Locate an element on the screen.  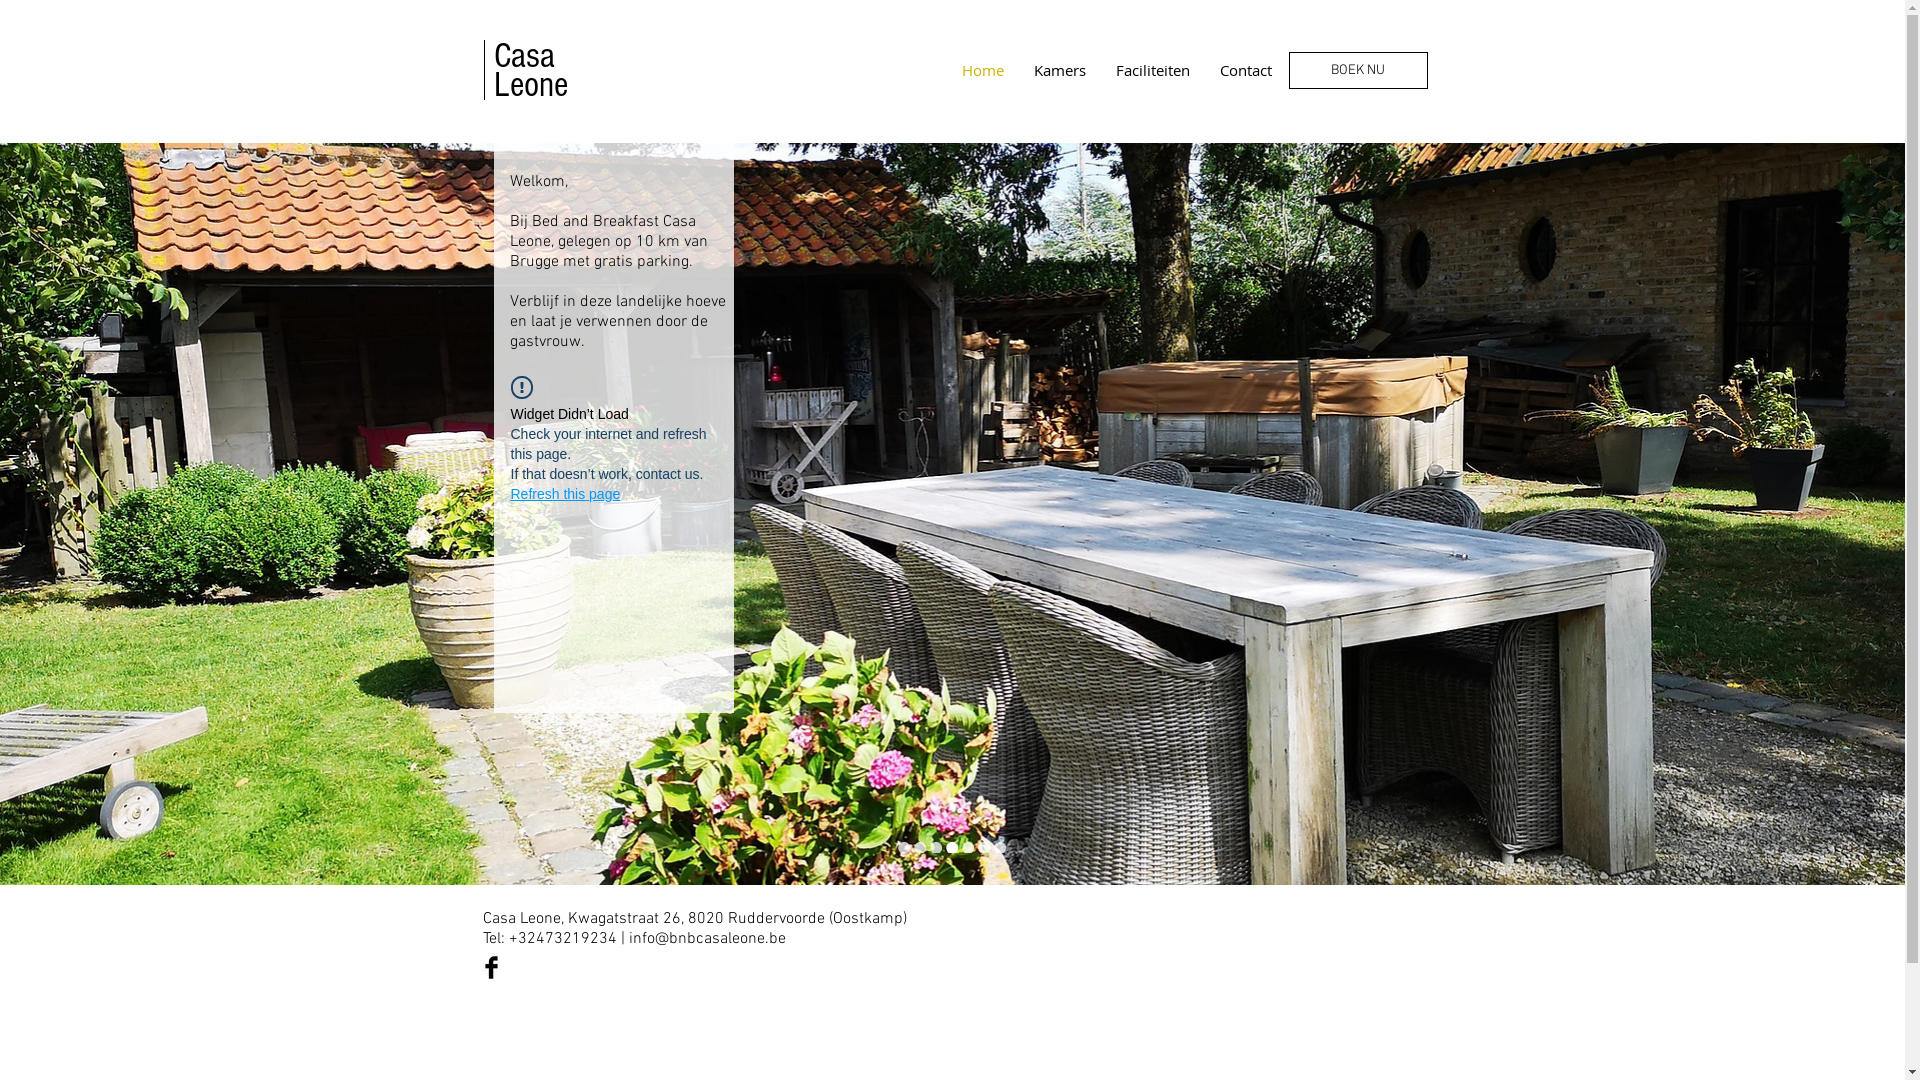
'Casa' is located at coordinates (494, 55).